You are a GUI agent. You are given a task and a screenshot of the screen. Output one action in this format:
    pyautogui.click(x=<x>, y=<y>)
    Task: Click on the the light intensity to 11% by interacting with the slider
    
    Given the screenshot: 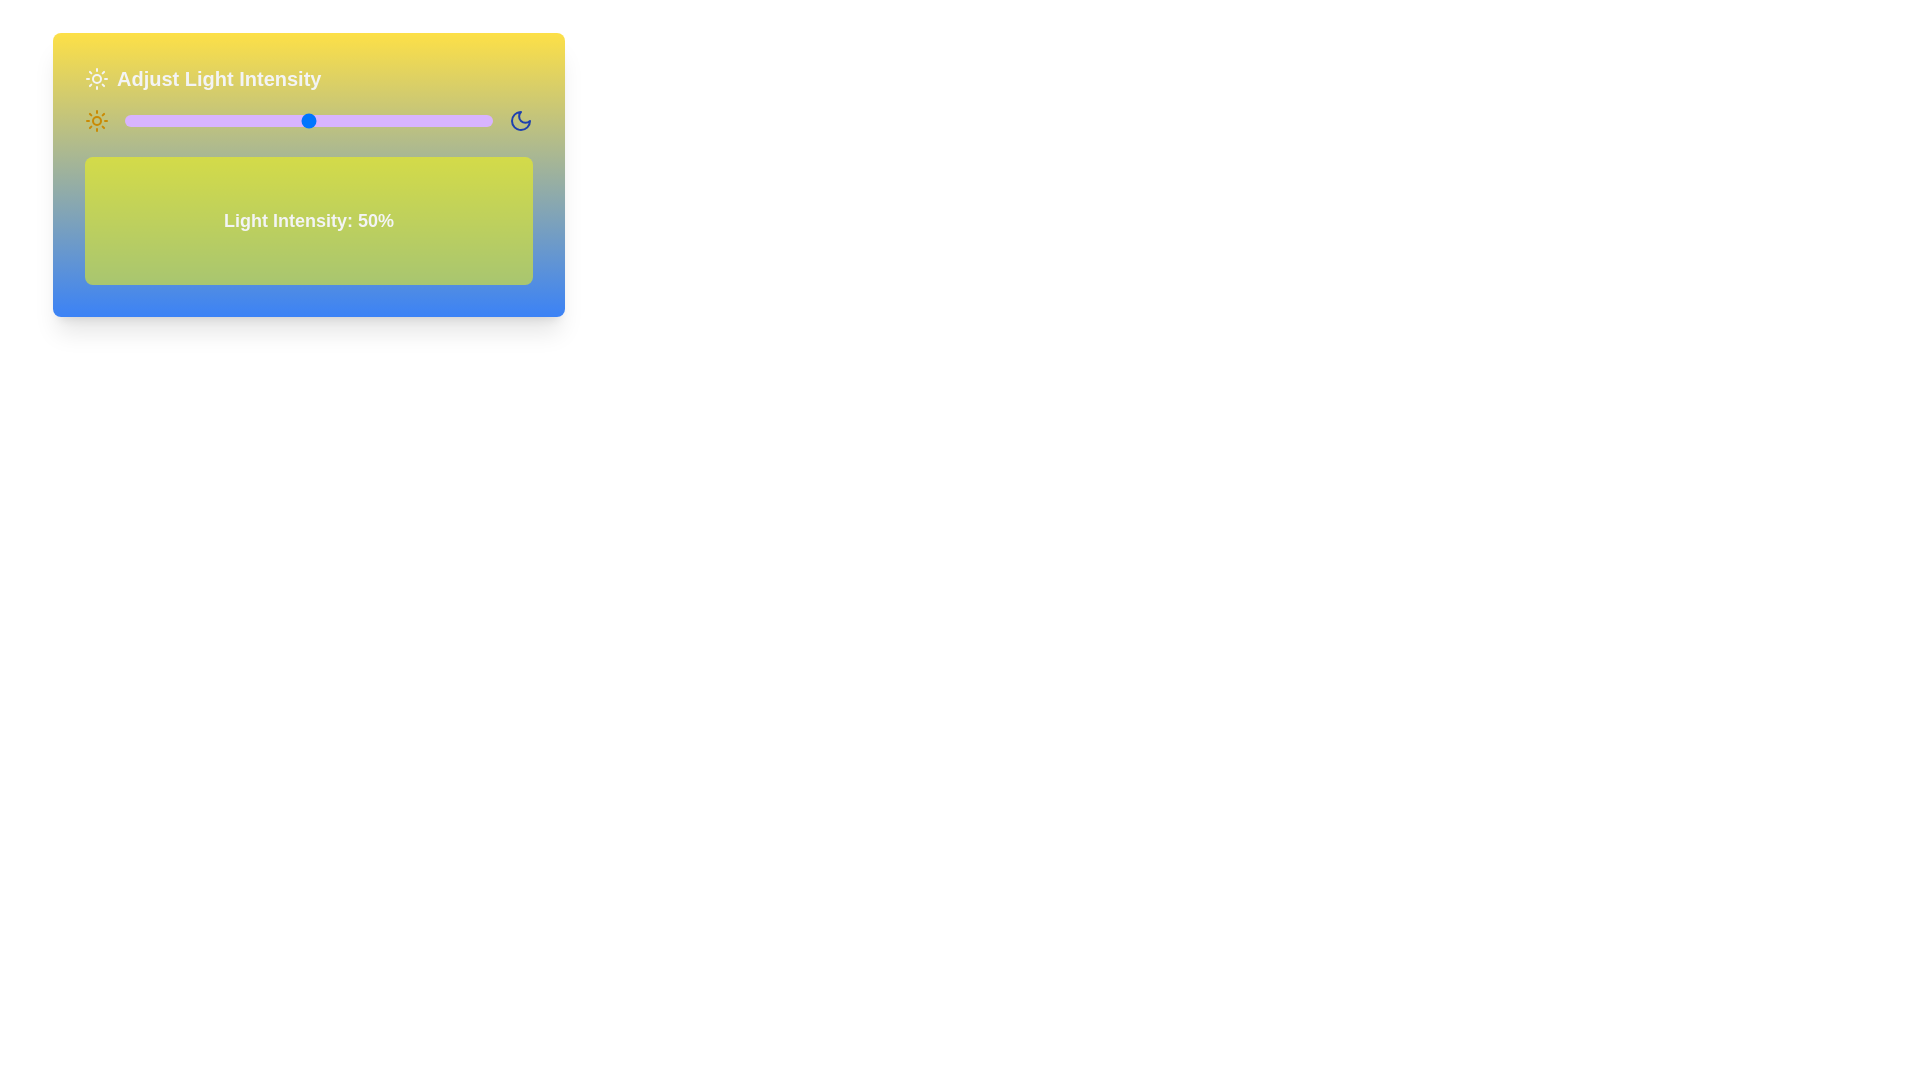 What is the action you would take?
    pyautogui.click(x=165, y=120)
    